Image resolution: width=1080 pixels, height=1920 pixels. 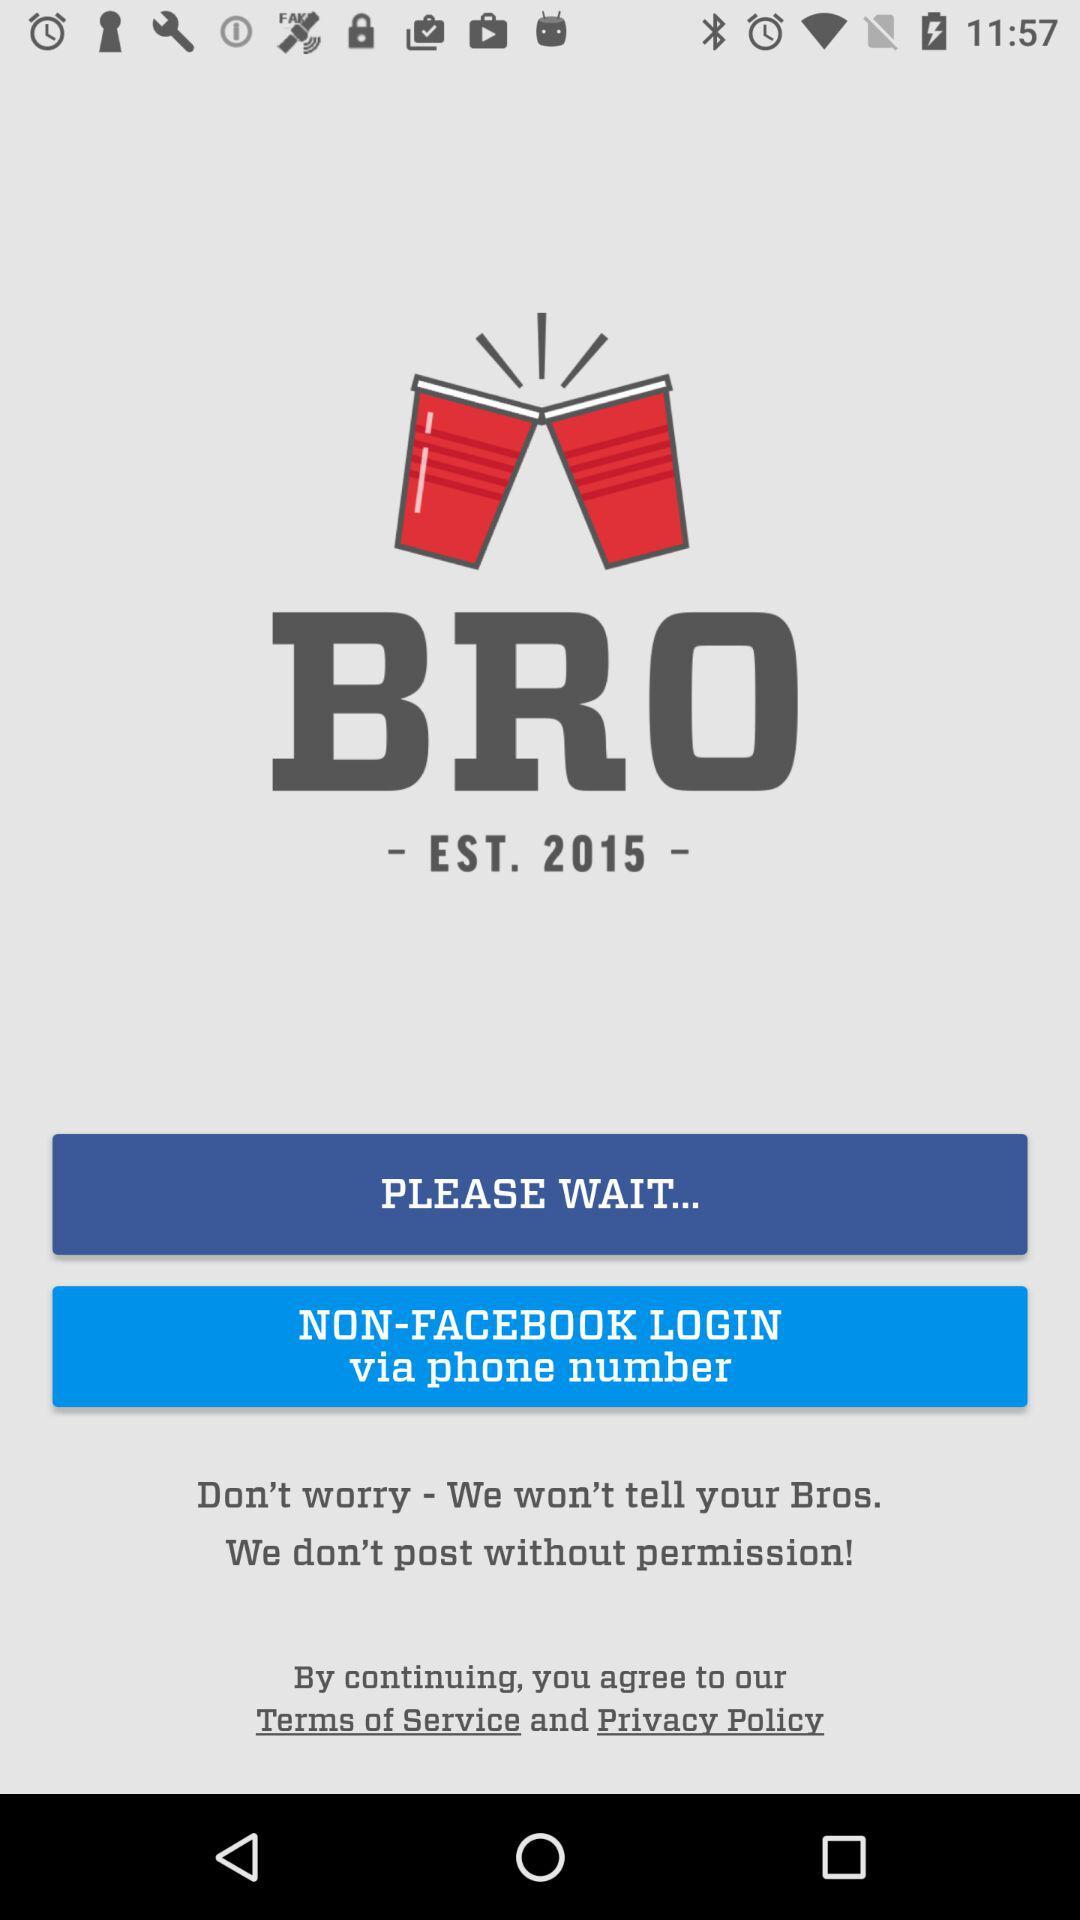 What do you see at coordinates (540, 1346) in the screenshot?
I see `the item above the don t worry icon` at bounding box center [540, 1346].